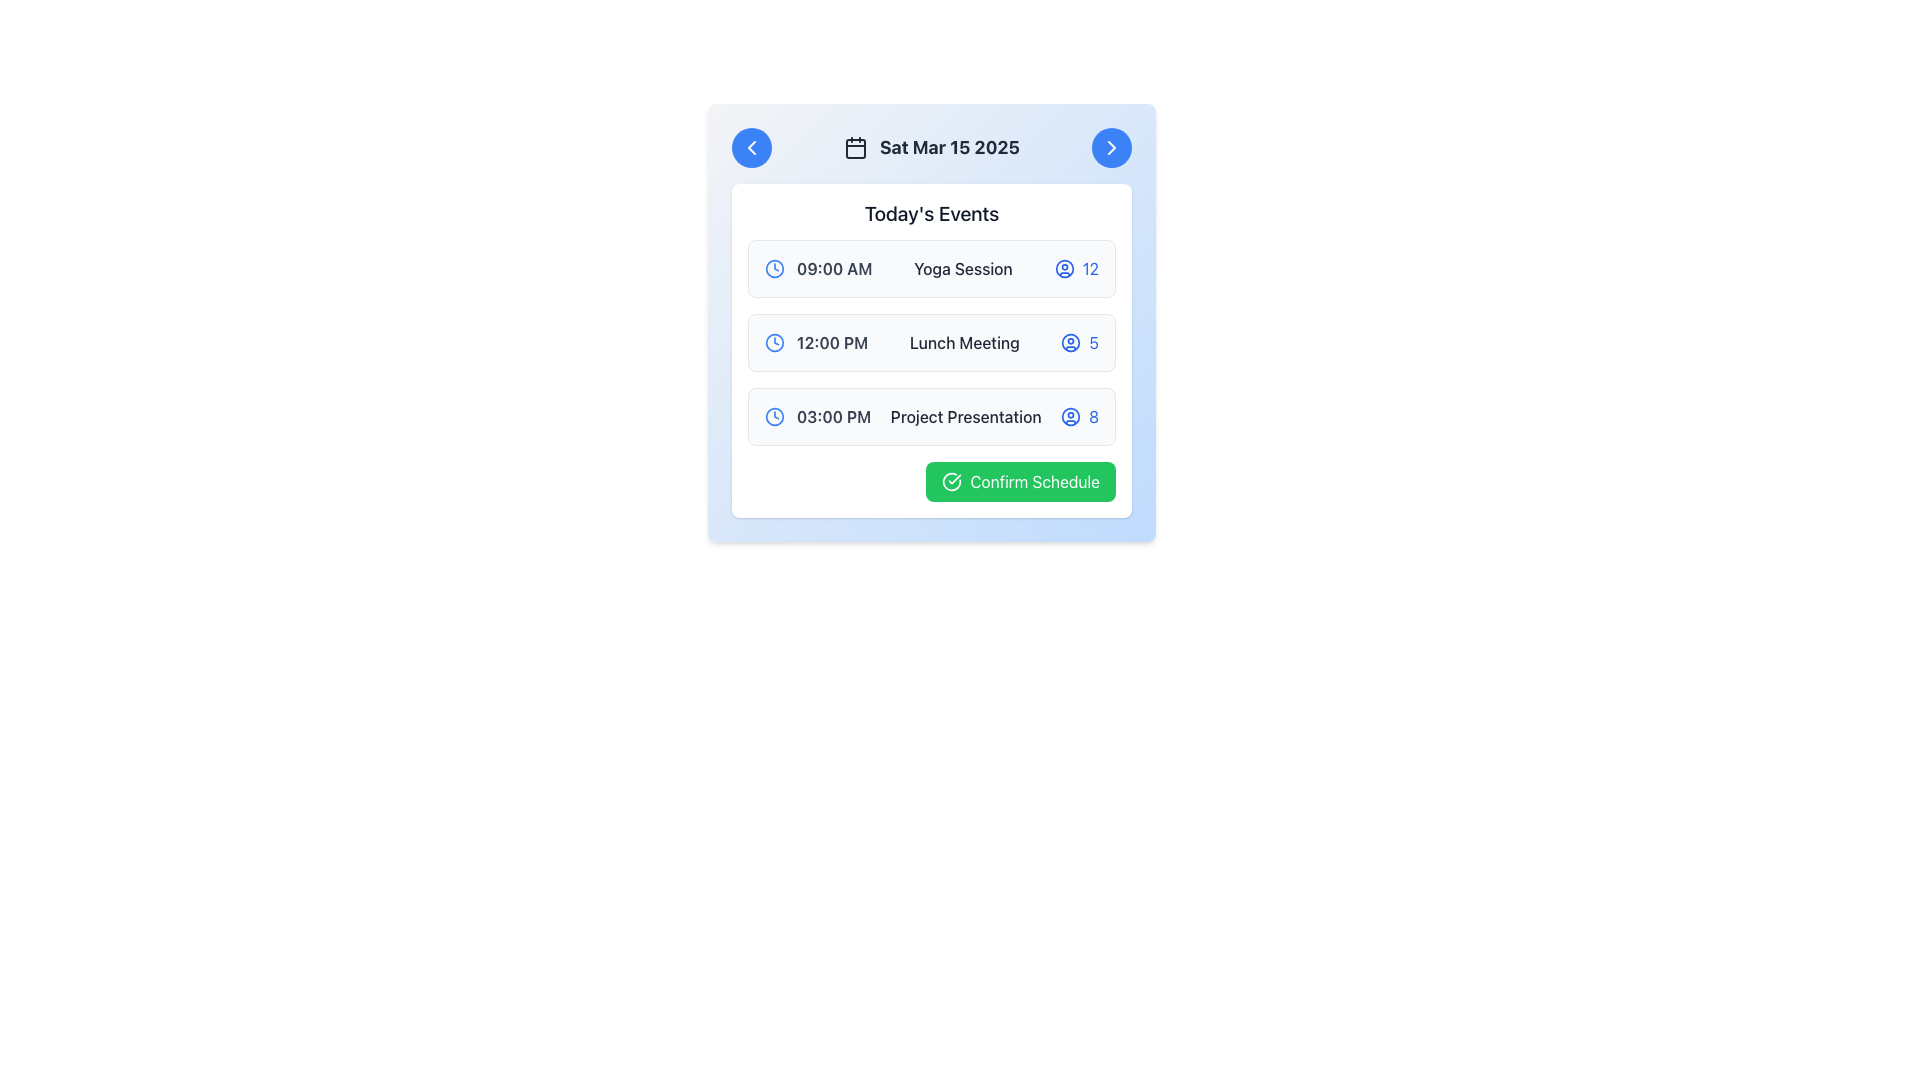  Describe the element at coordinates (951, 482) in the screenshot. I see `confirmation icon located to the left of the 'Confirm Schedule' button, which visually enhances the button by conveying confirmation or approval` at that location.